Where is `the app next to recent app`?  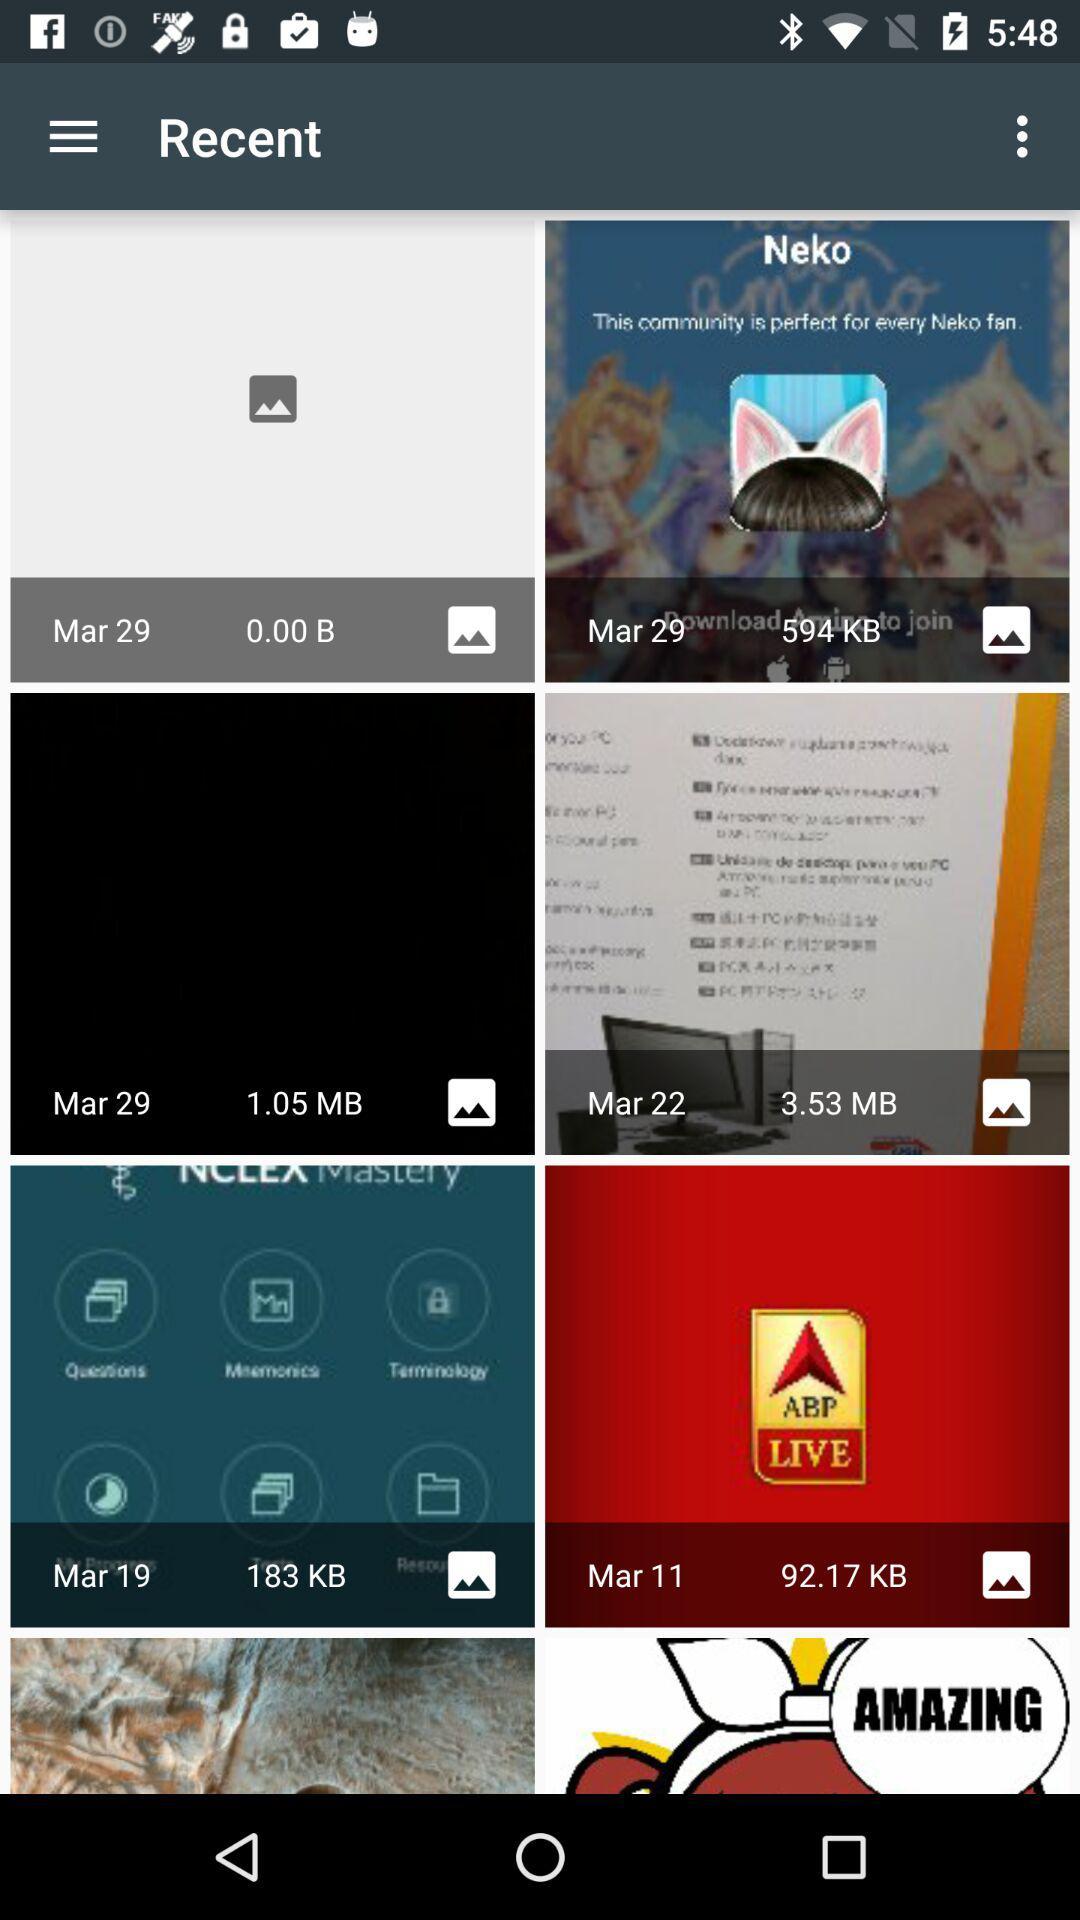 the app next to recent app is located at coordinates (72, 135).